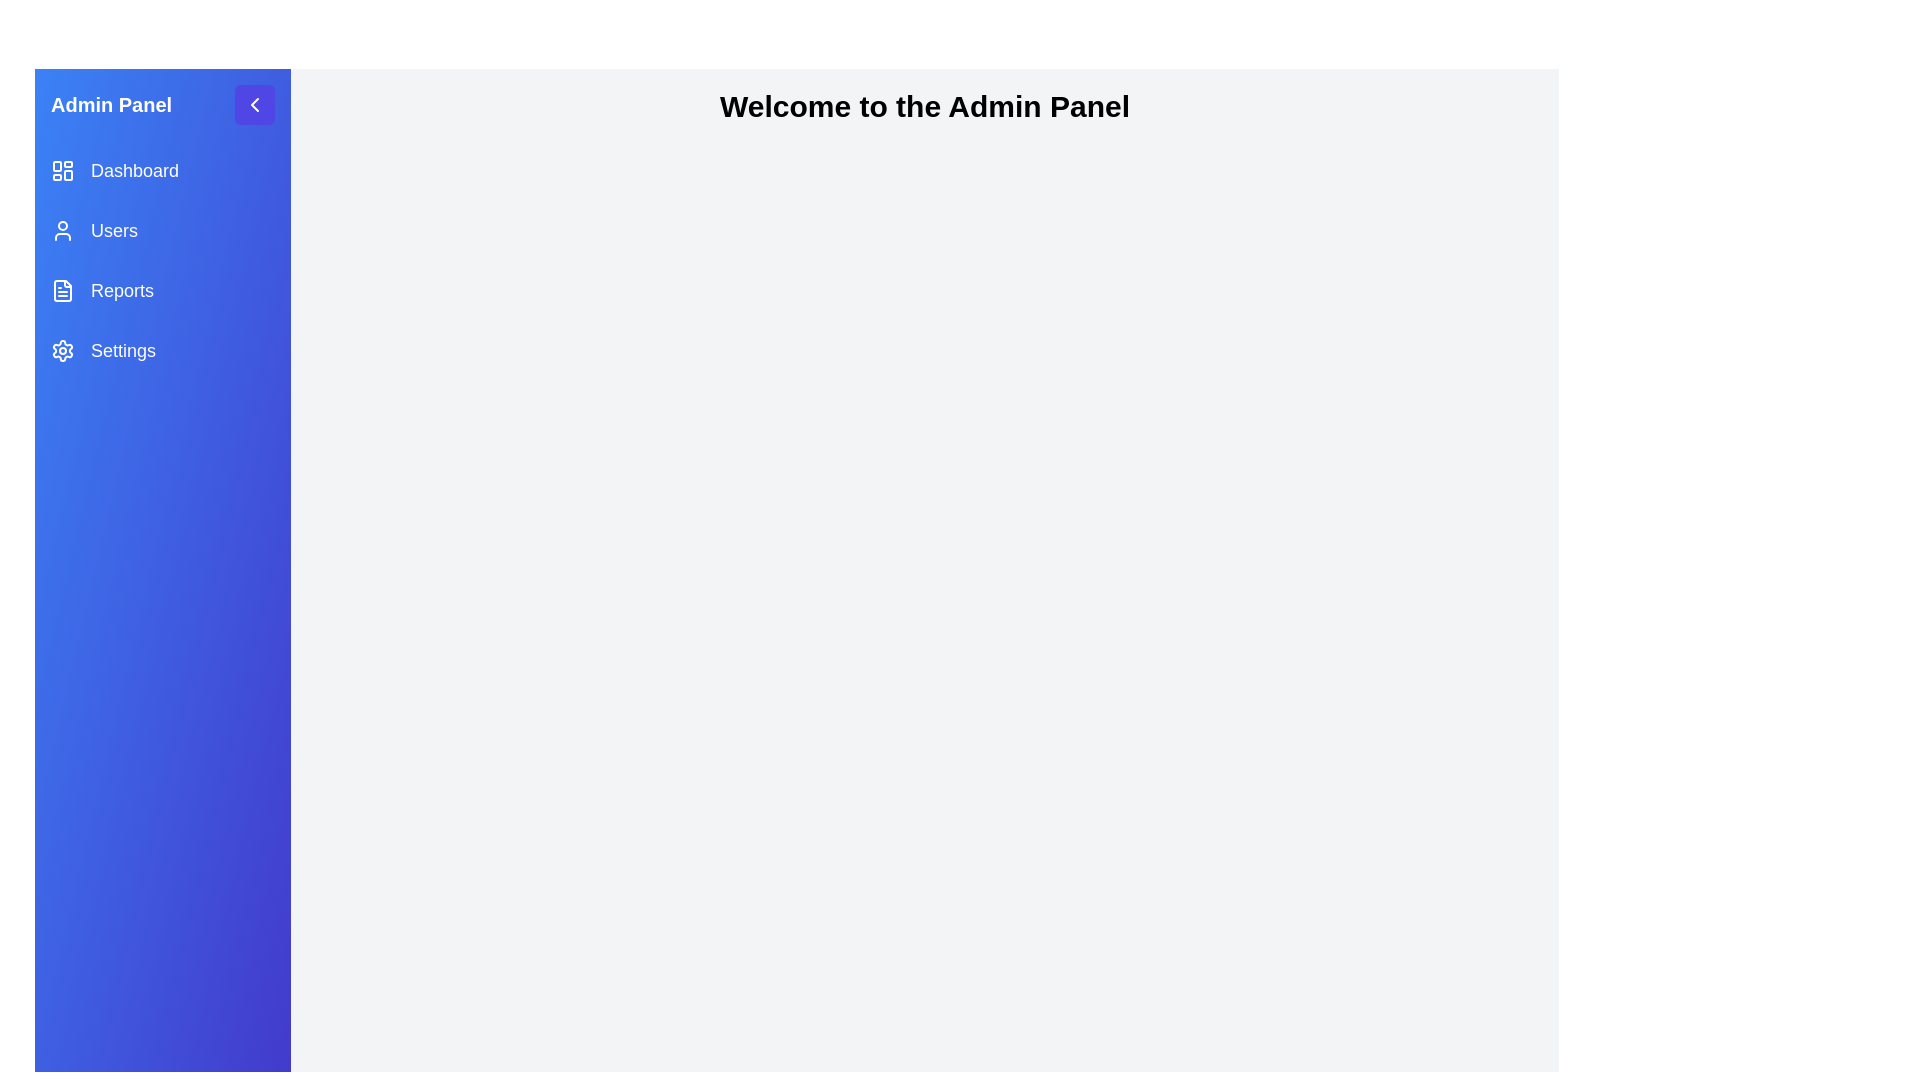  Describe the element at coordinates (110, 104) in the screenshot. I see `the bold 'Admin Panel' header text located at the top-left section of the interface, which is prominently displayed in a large font size` at that location.